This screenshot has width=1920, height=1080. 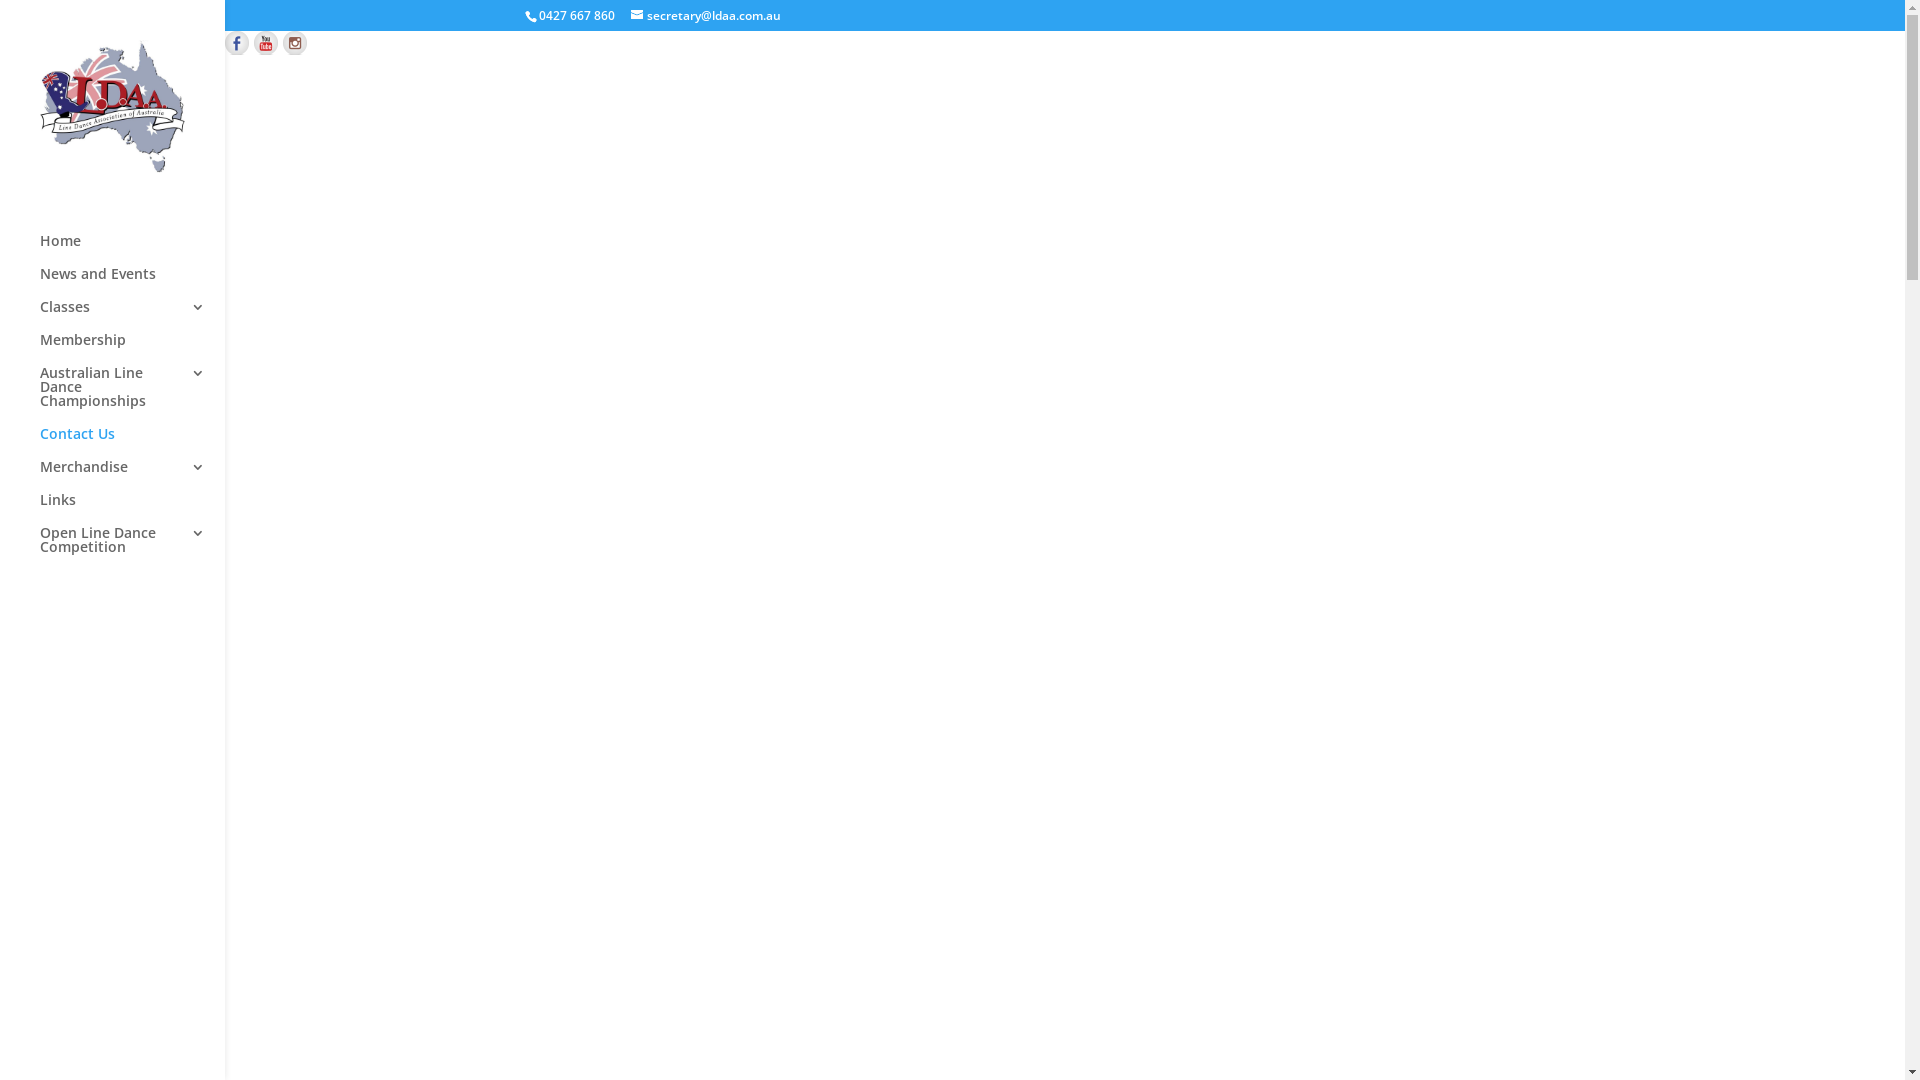 What do you see at coordinates (293, 42) in the screenshot?
I see `'Check out our instagram feed'` at bounding box center [293, 42].